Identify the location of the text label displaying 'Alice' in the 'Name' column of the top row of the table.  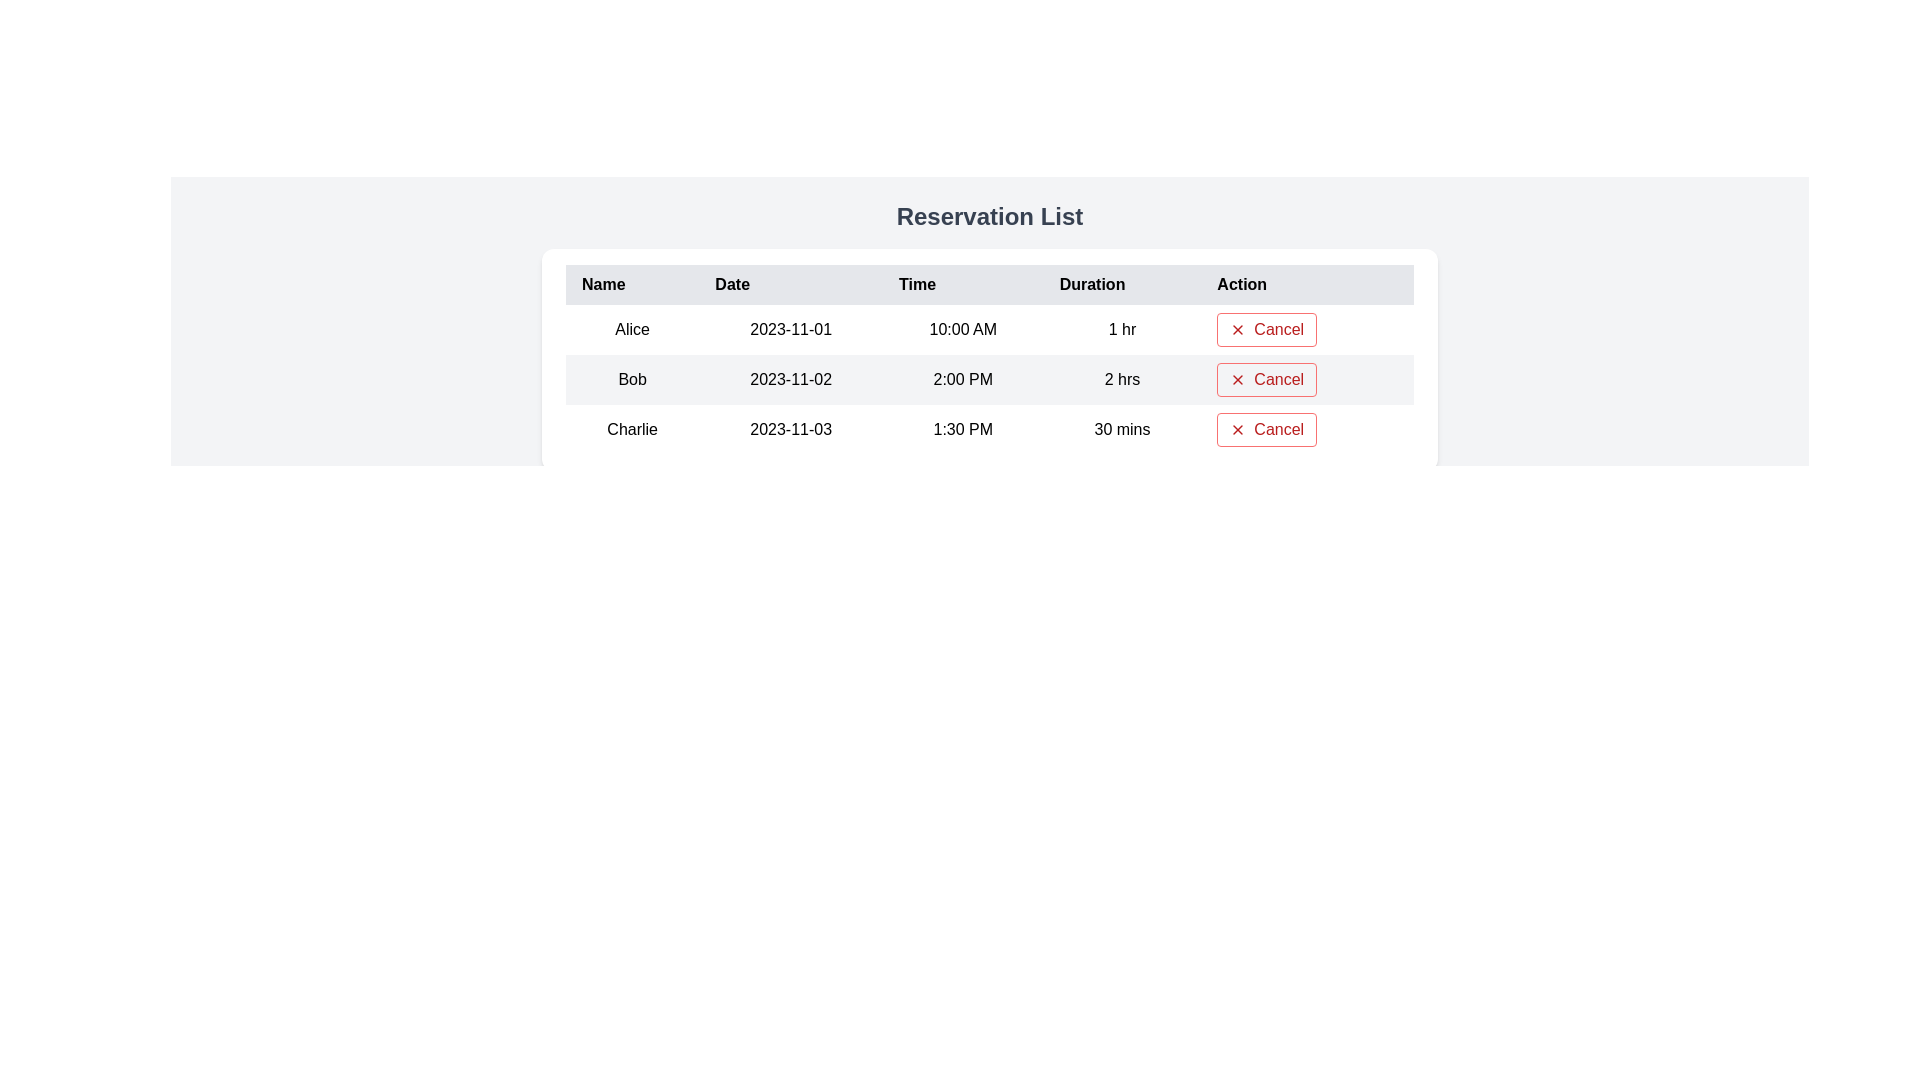
(631, 329).